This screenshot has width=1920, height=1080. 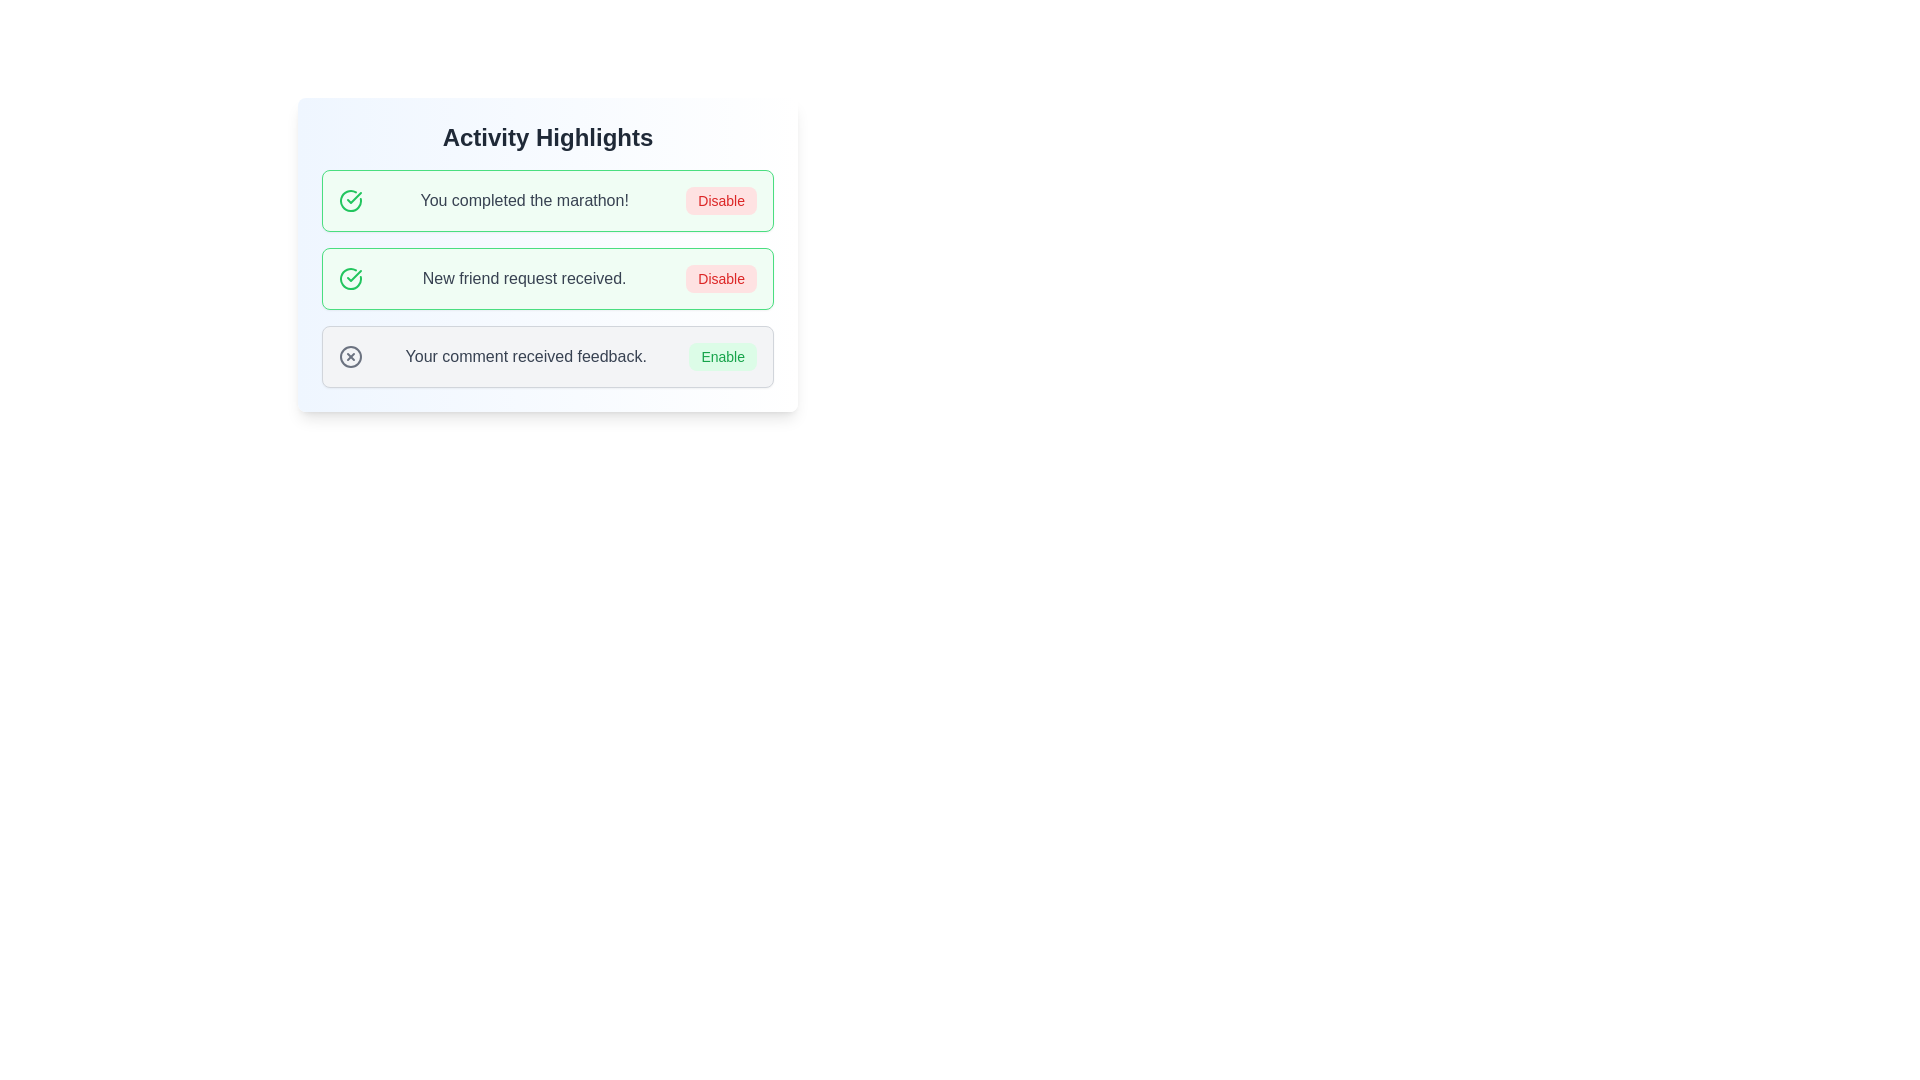 I want to click on the circular graphical icon that indicates the status of the third notification item labeled 'Your comment received feedback.', so click(x=350, y=356).